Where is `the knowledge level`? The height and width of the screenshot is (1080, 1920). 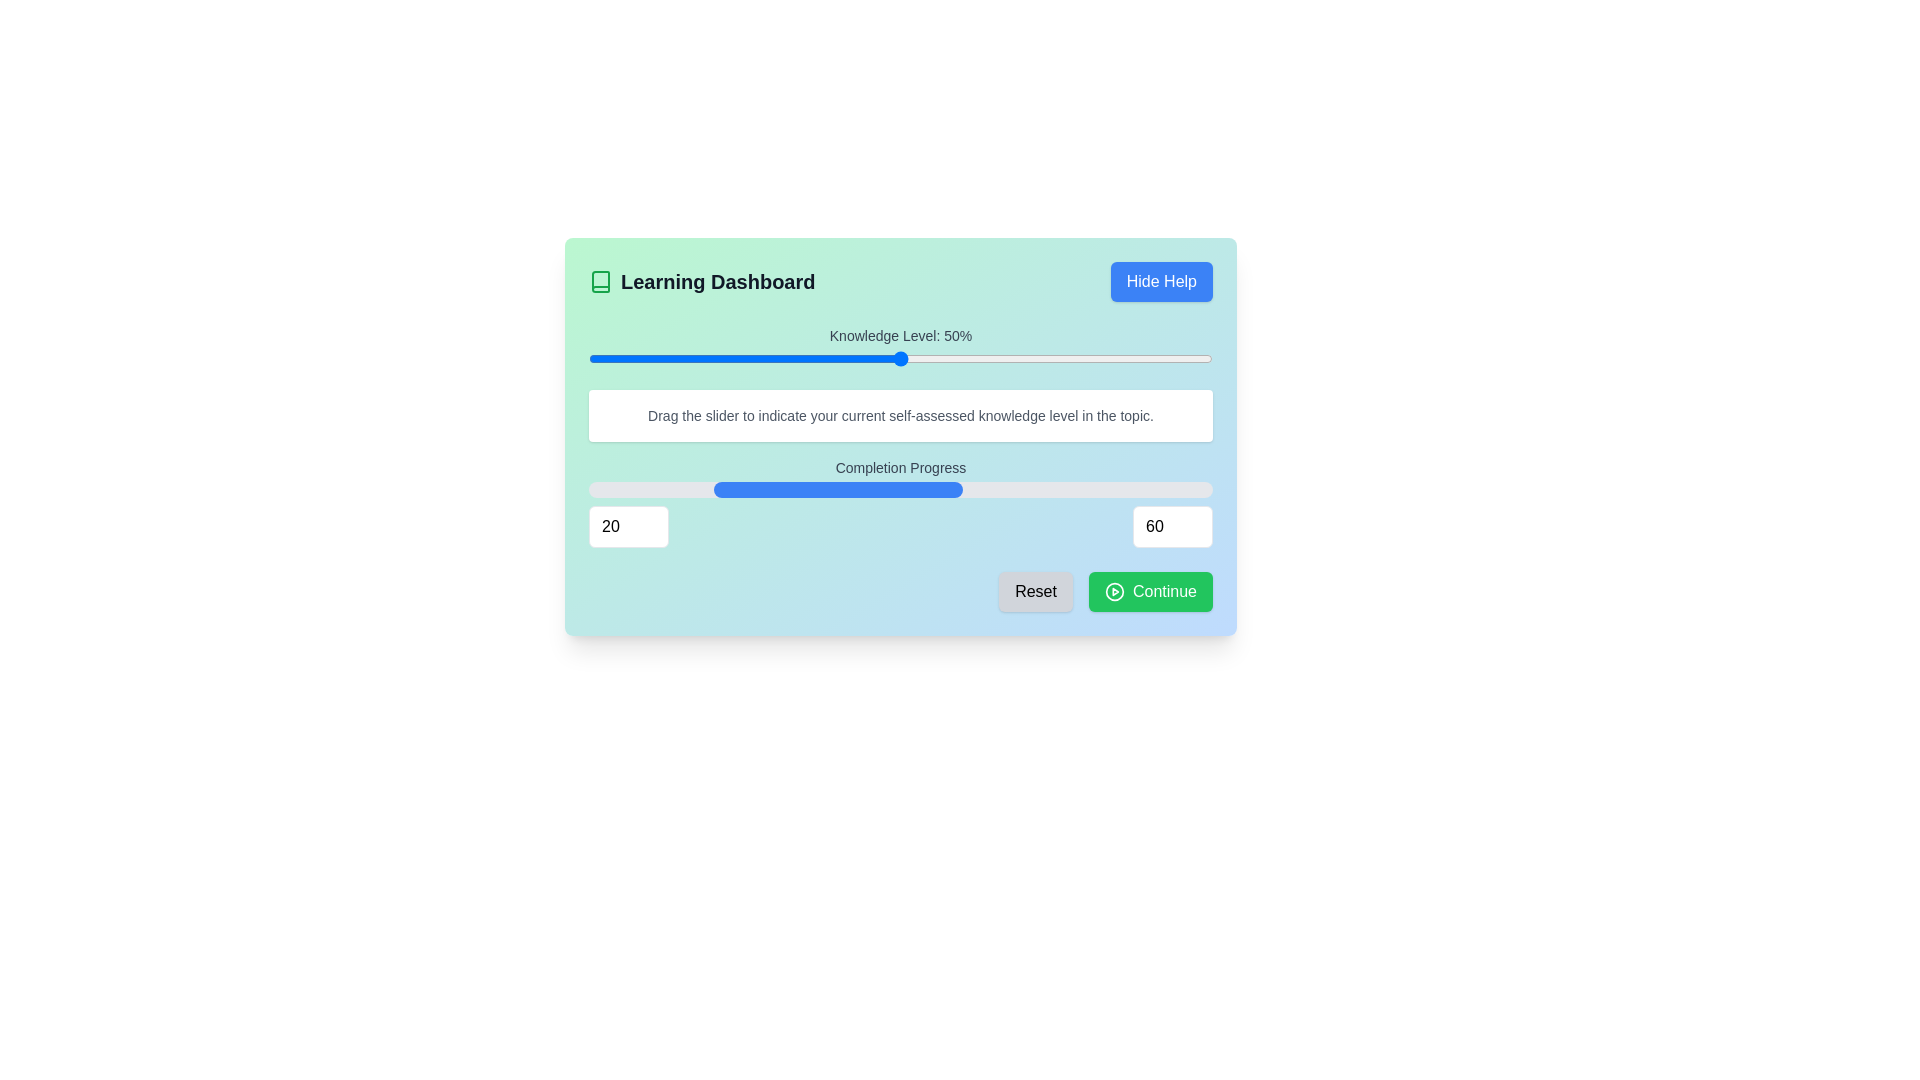
the knowledge level is located at coordinates (881, 357).